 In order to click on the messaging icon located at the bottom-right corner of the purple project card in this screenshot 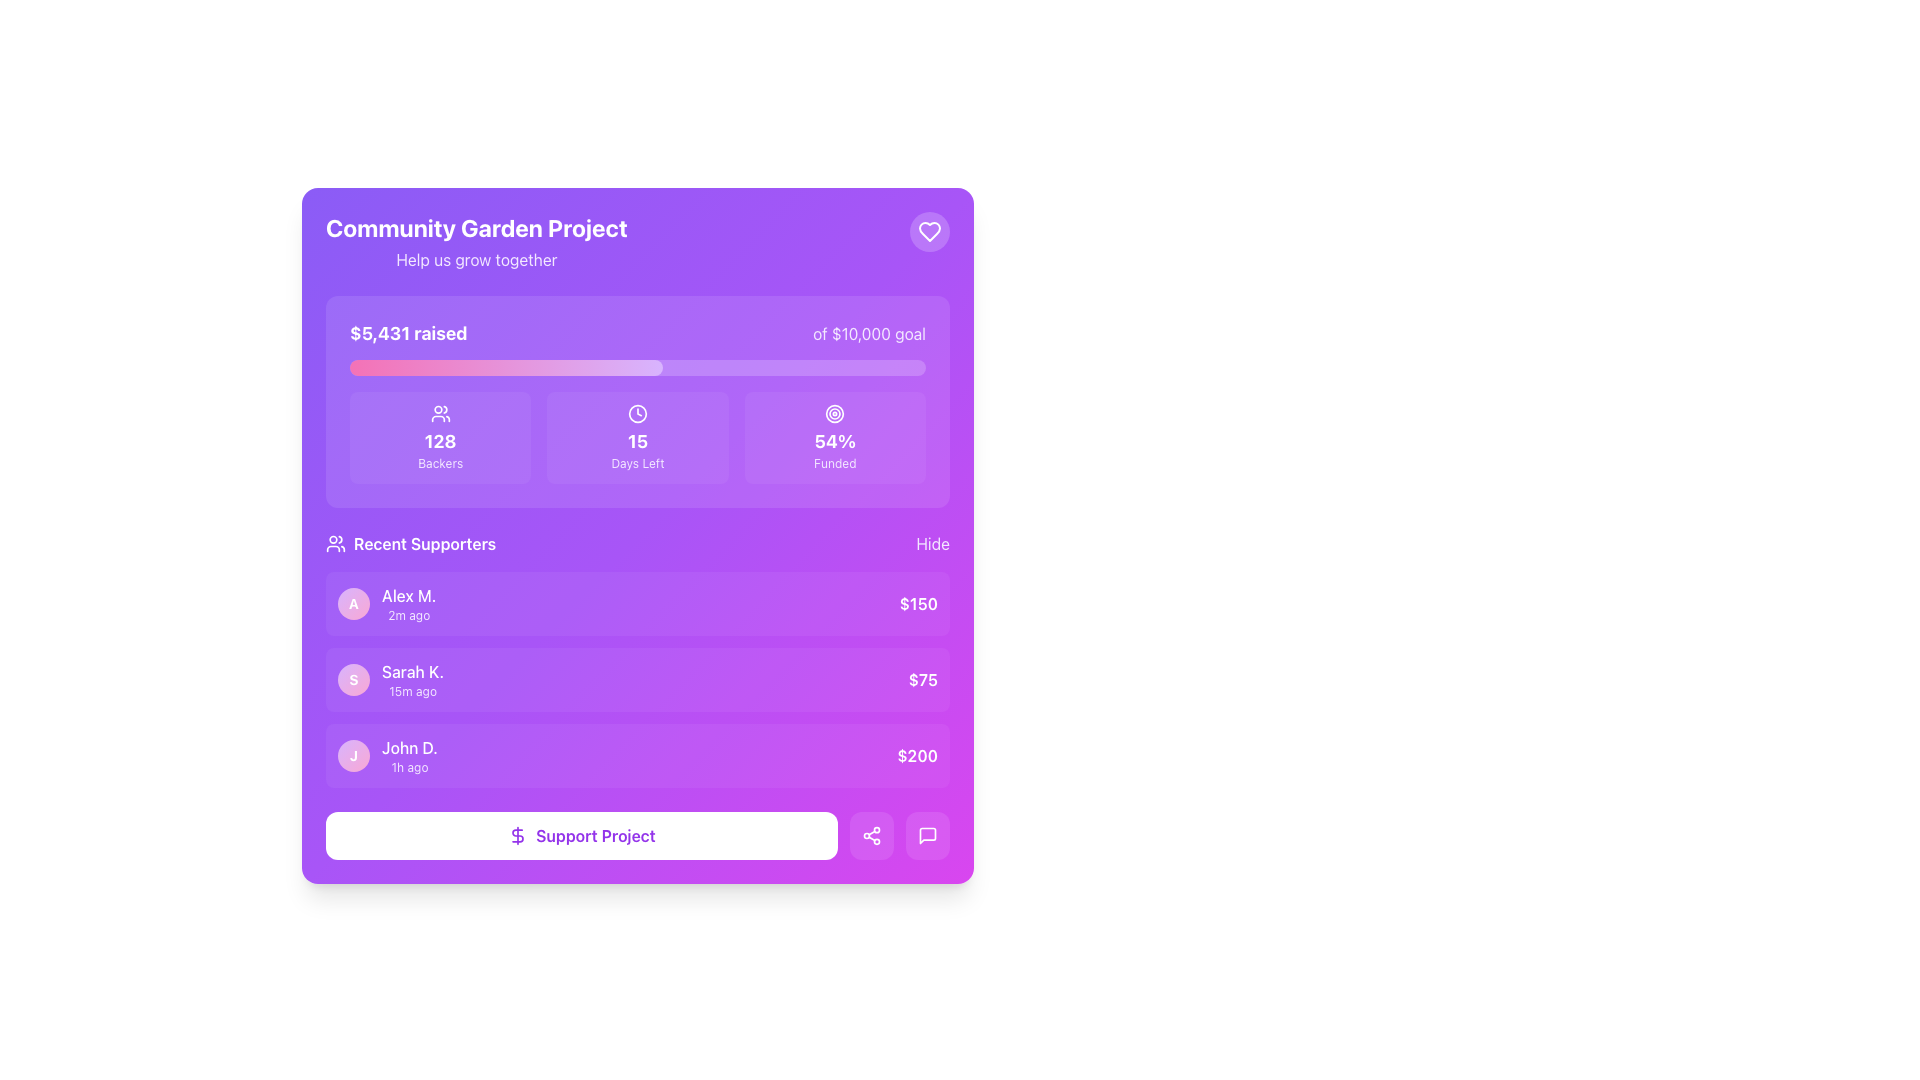, I will do `click(926, 836)`.